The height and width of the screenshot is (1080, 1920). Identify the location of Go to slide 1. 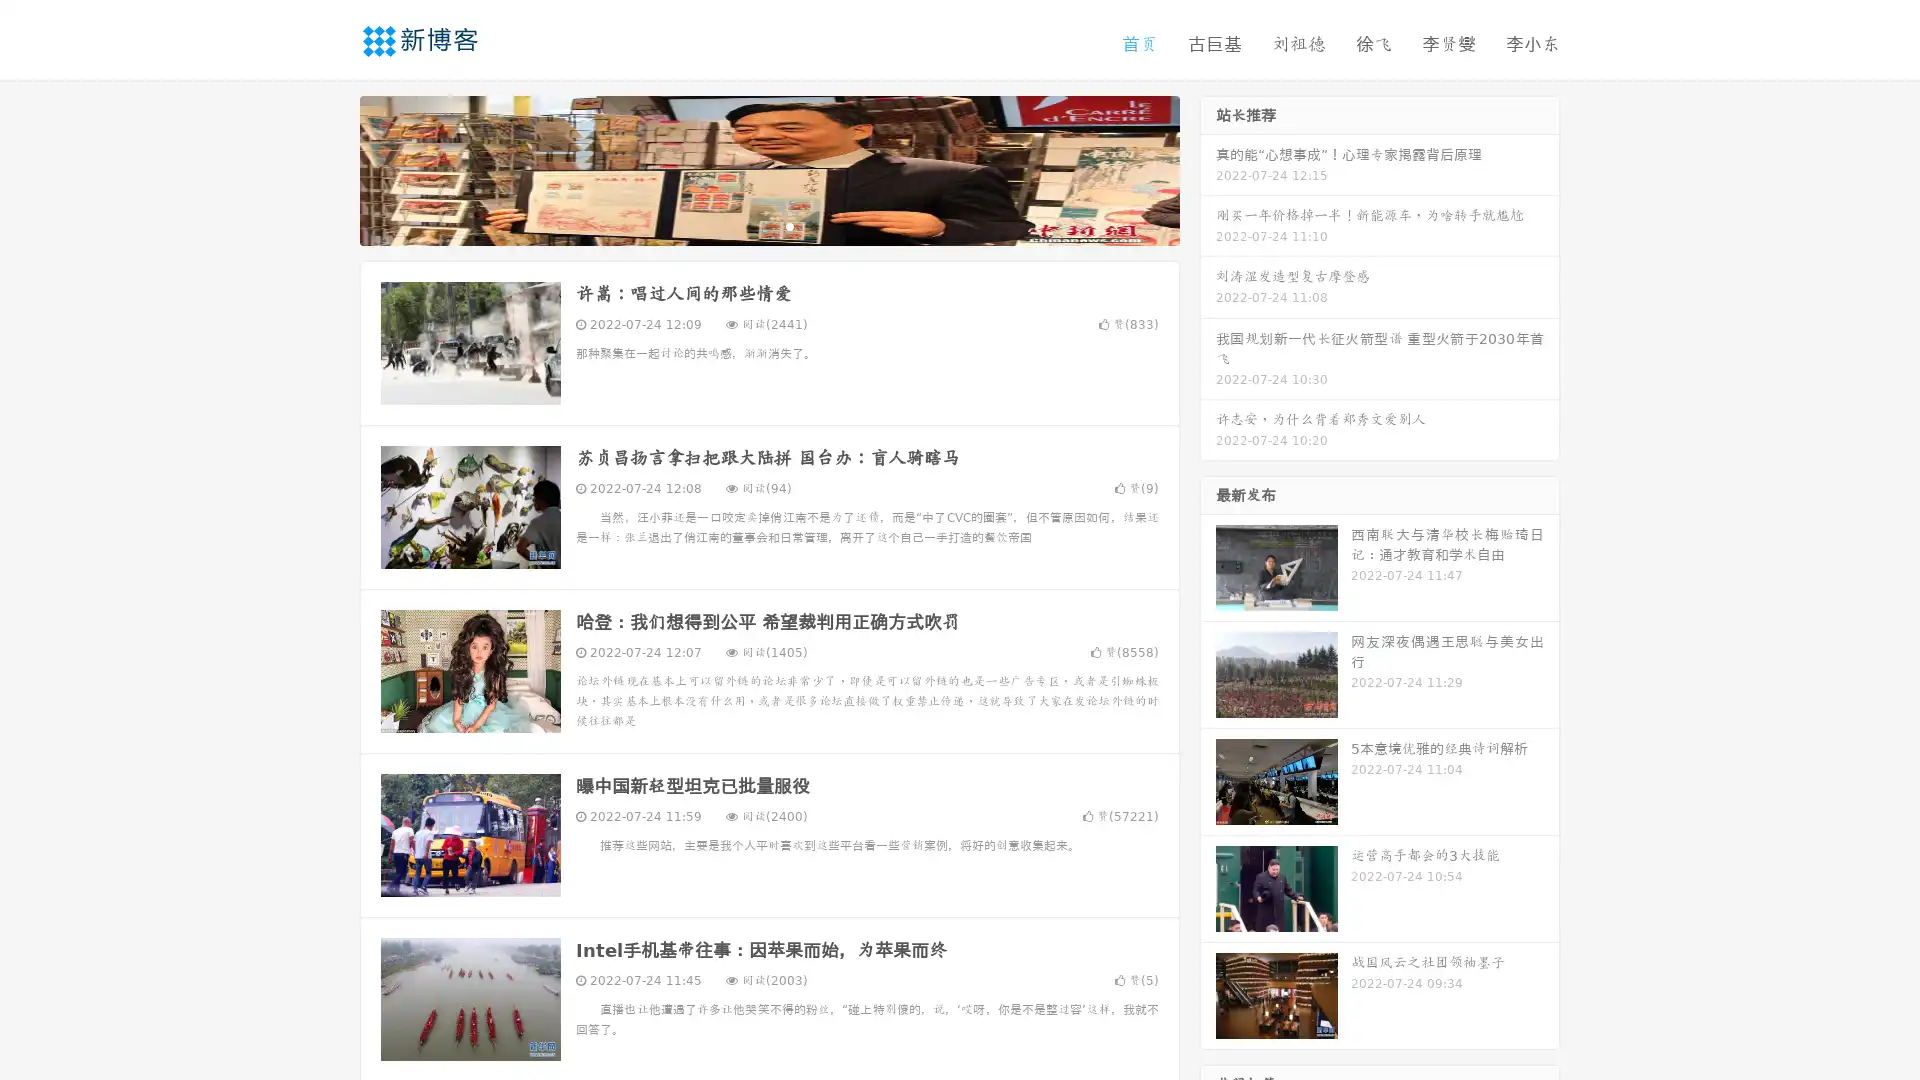
(748, 225).